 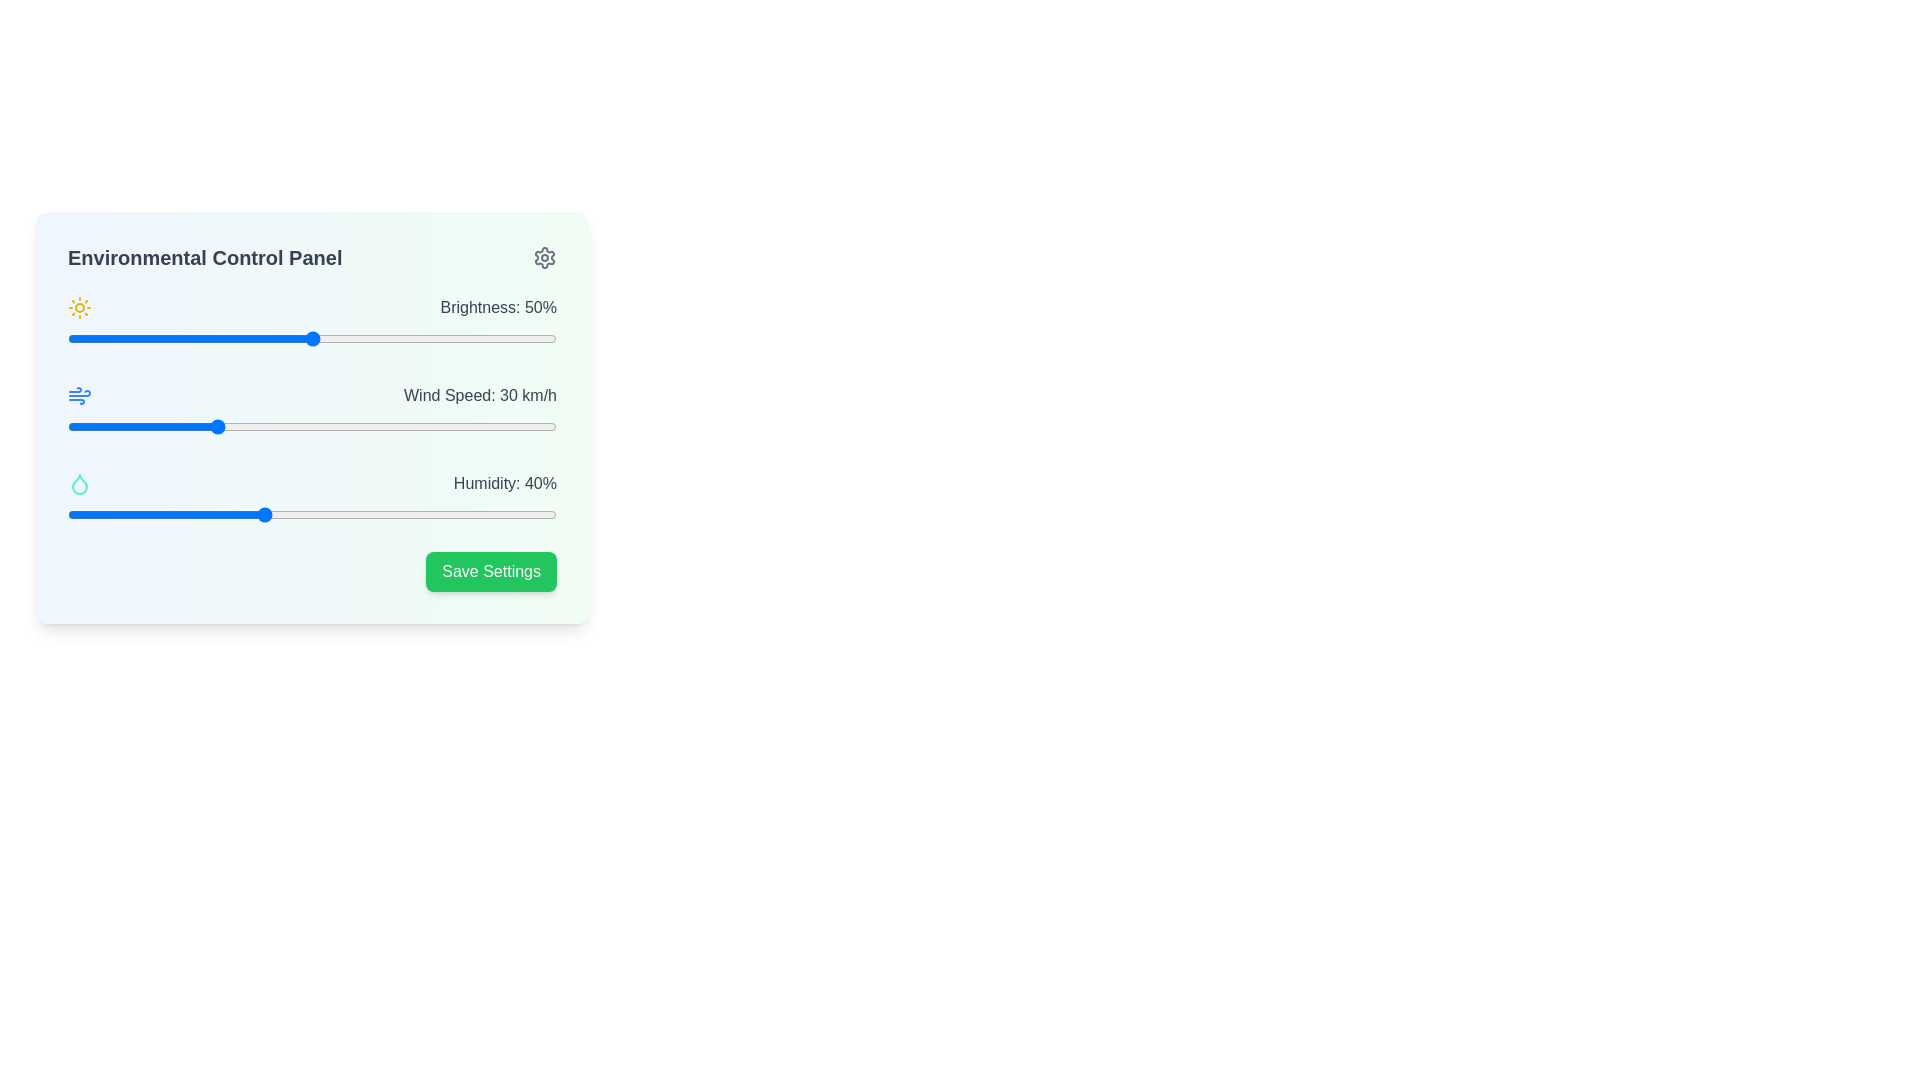 I want to click on the gear-shaped icon button located, so click(x=545, y=257).